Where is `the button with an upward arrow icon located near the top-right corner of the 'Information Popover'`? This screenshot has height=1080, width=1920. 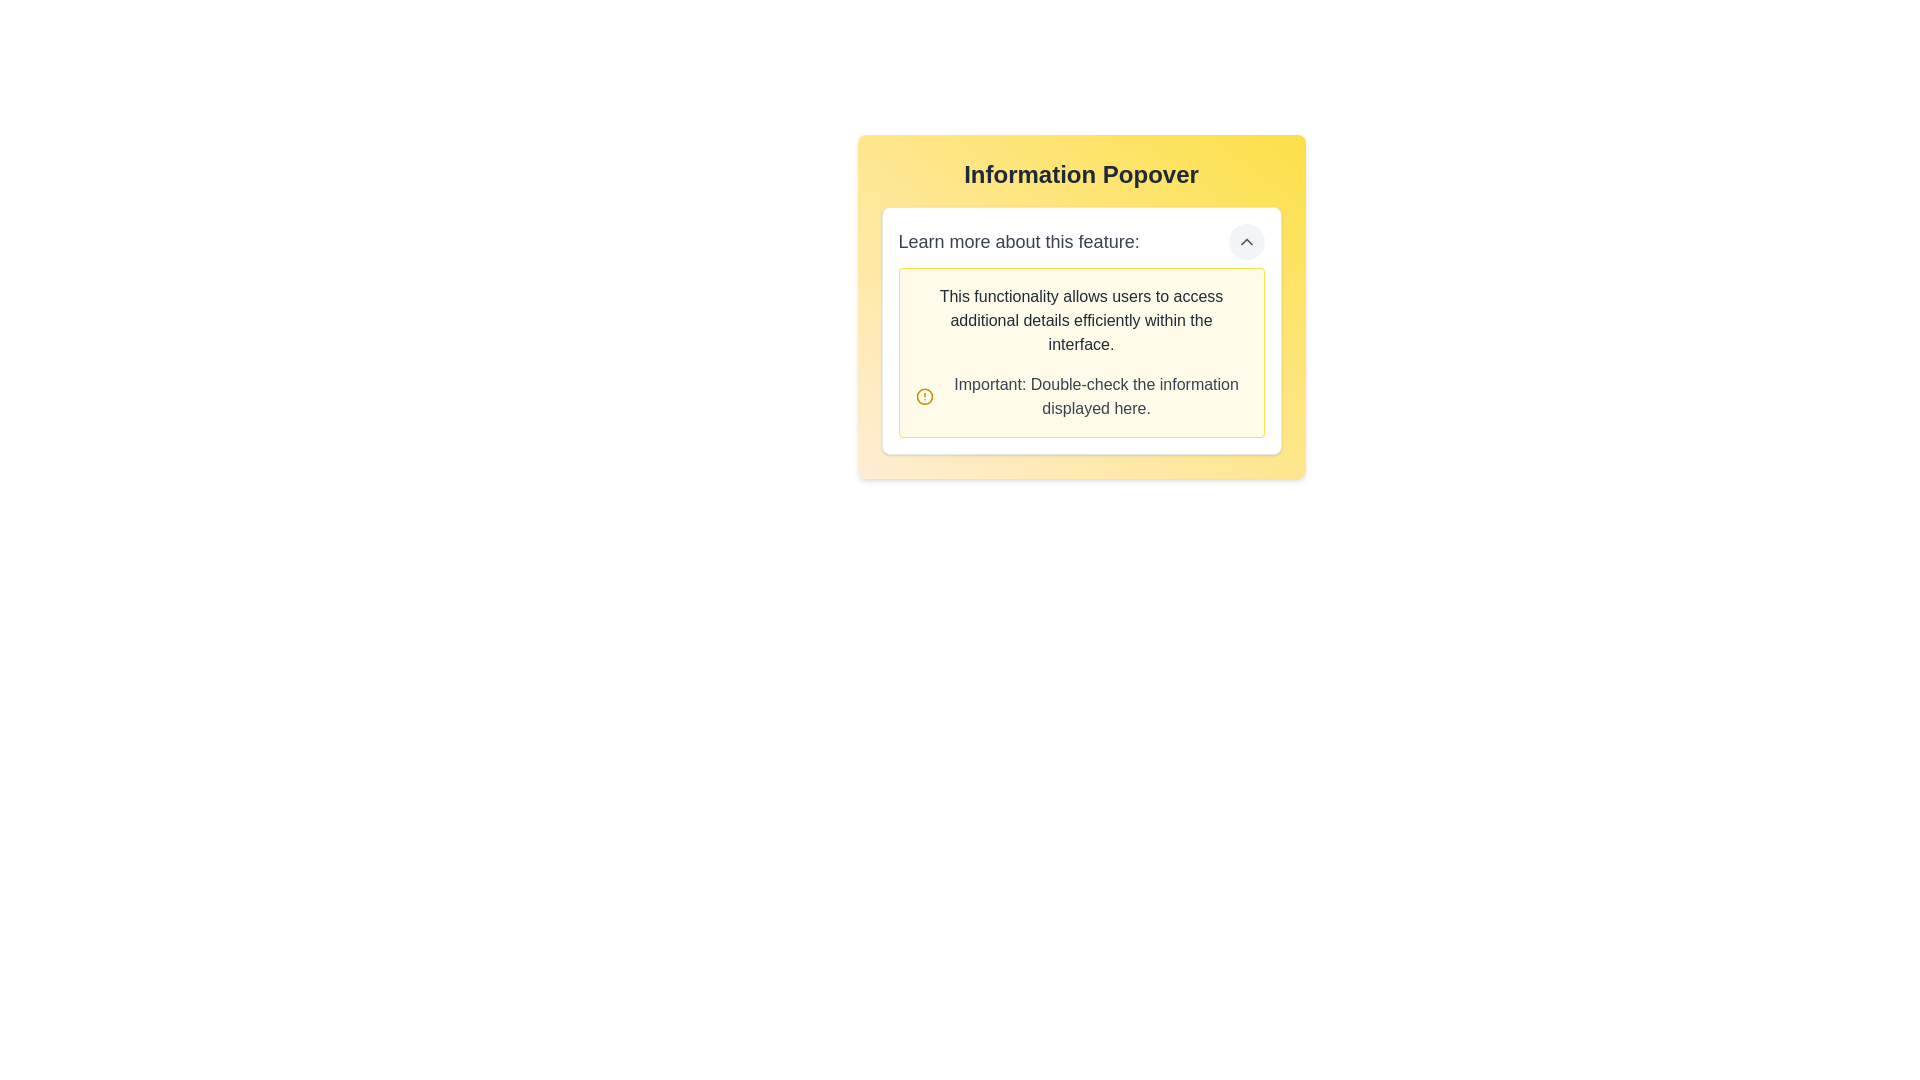
the button with an upward arrow icon located near the top-right corner of the 'Information Popover' is located at coordinates (1245, 241).